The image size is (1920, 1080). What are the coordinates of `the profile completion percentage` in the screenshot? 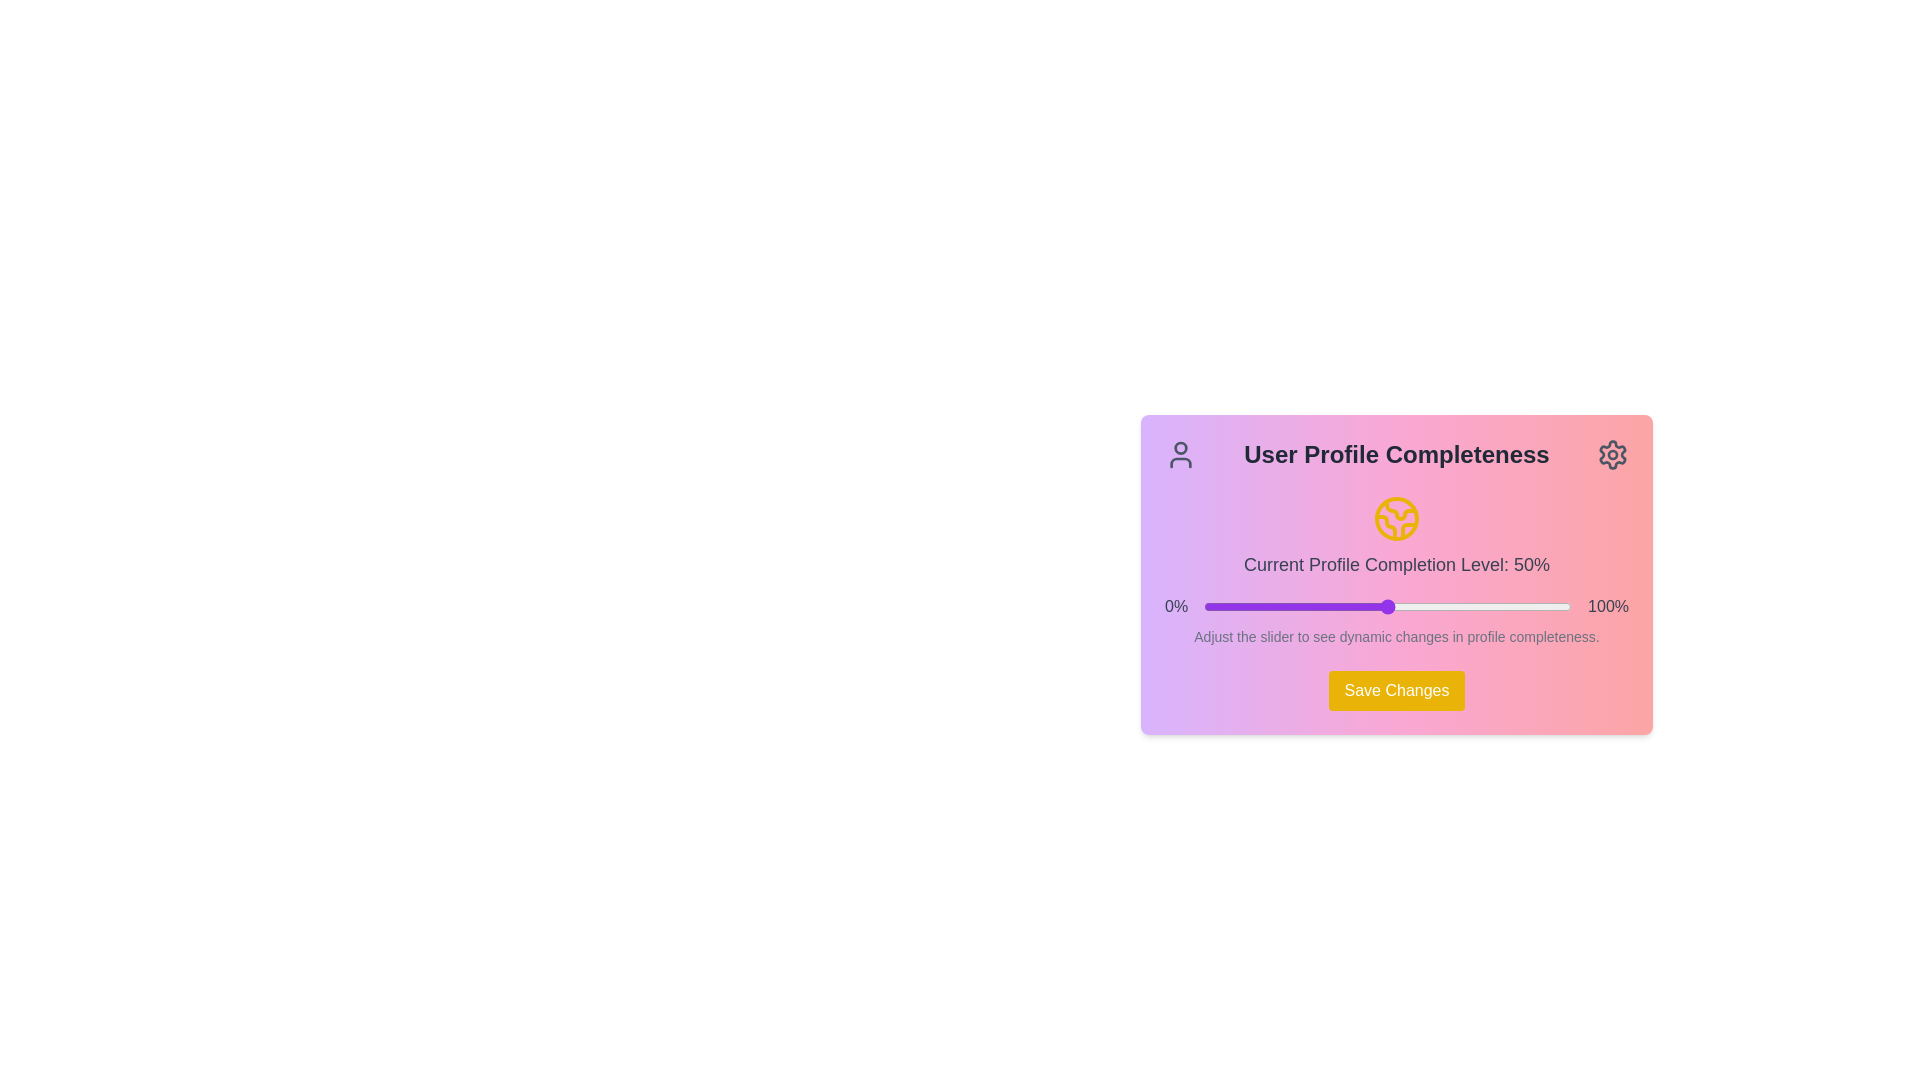 It's located at (1472, 605).